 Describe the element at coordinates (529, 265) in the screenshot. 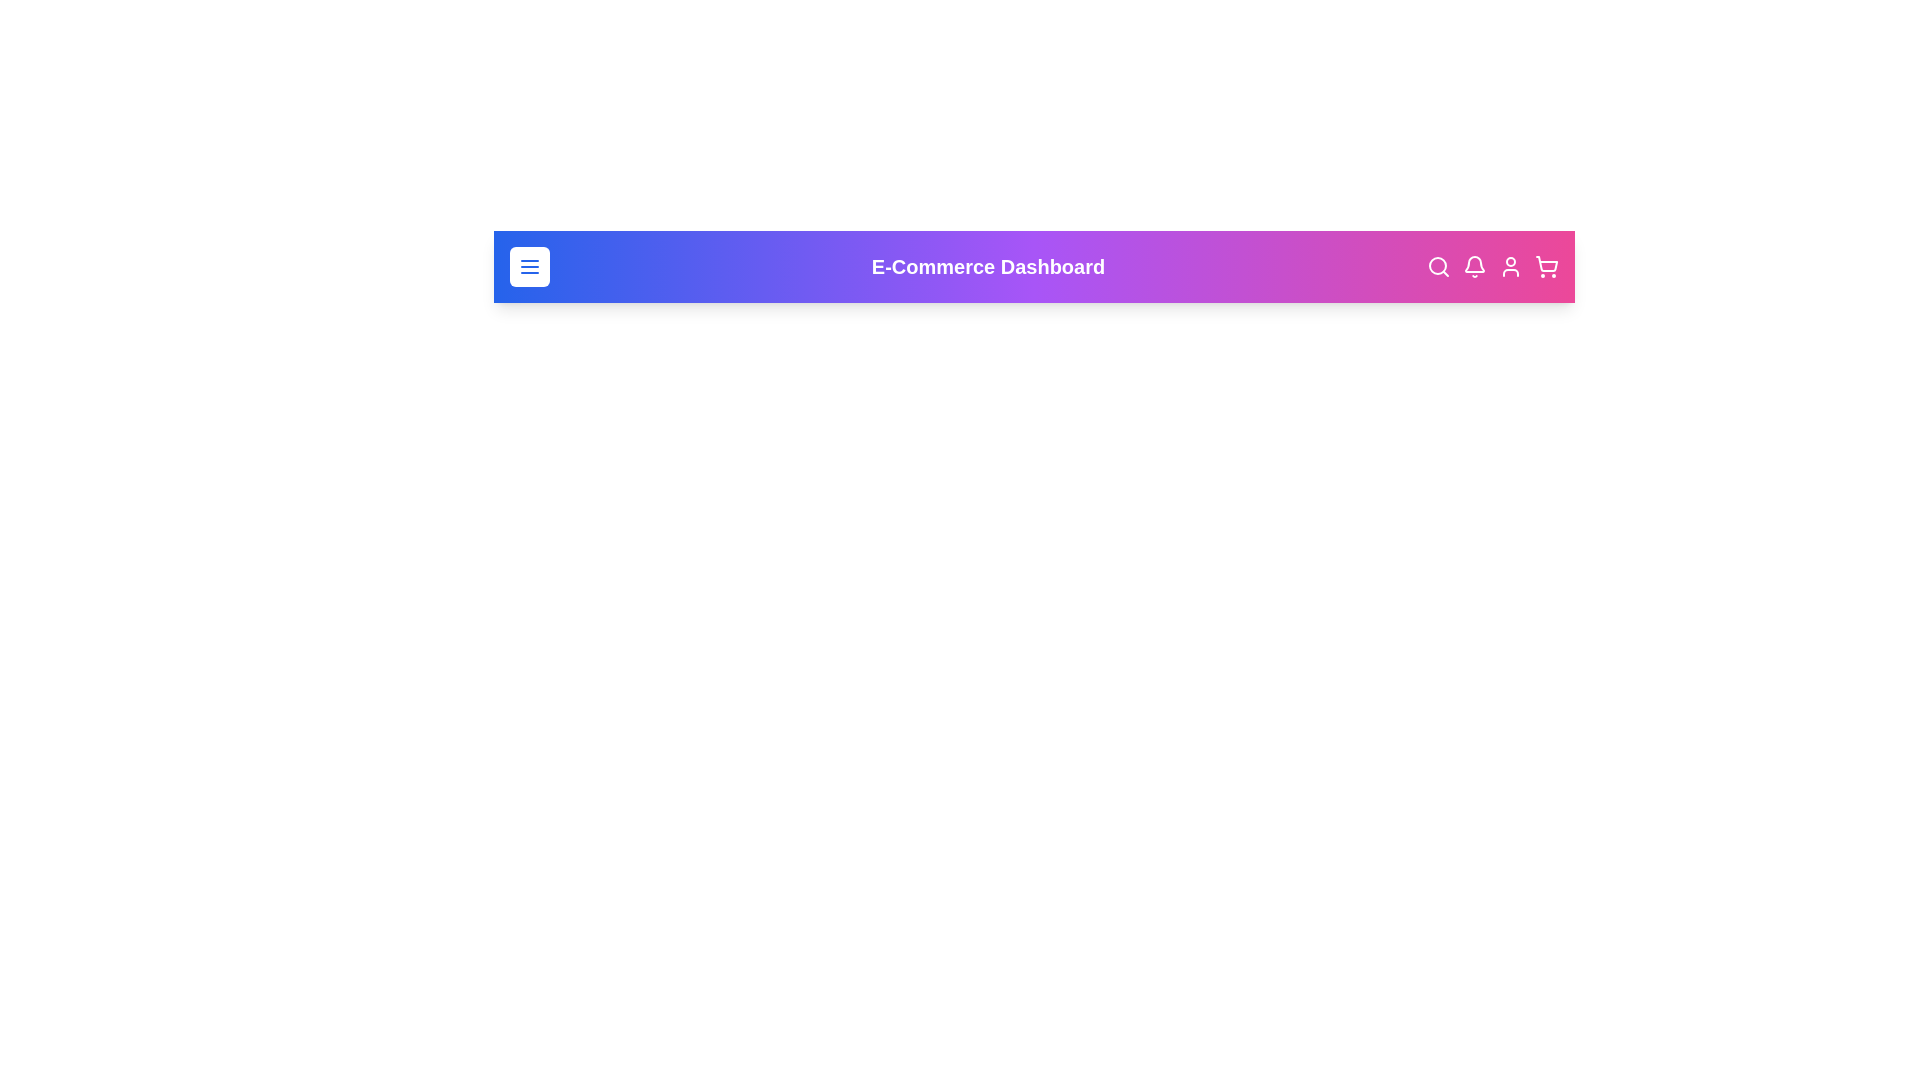

I see `the menu button to toggle the navigation menu` at that location.